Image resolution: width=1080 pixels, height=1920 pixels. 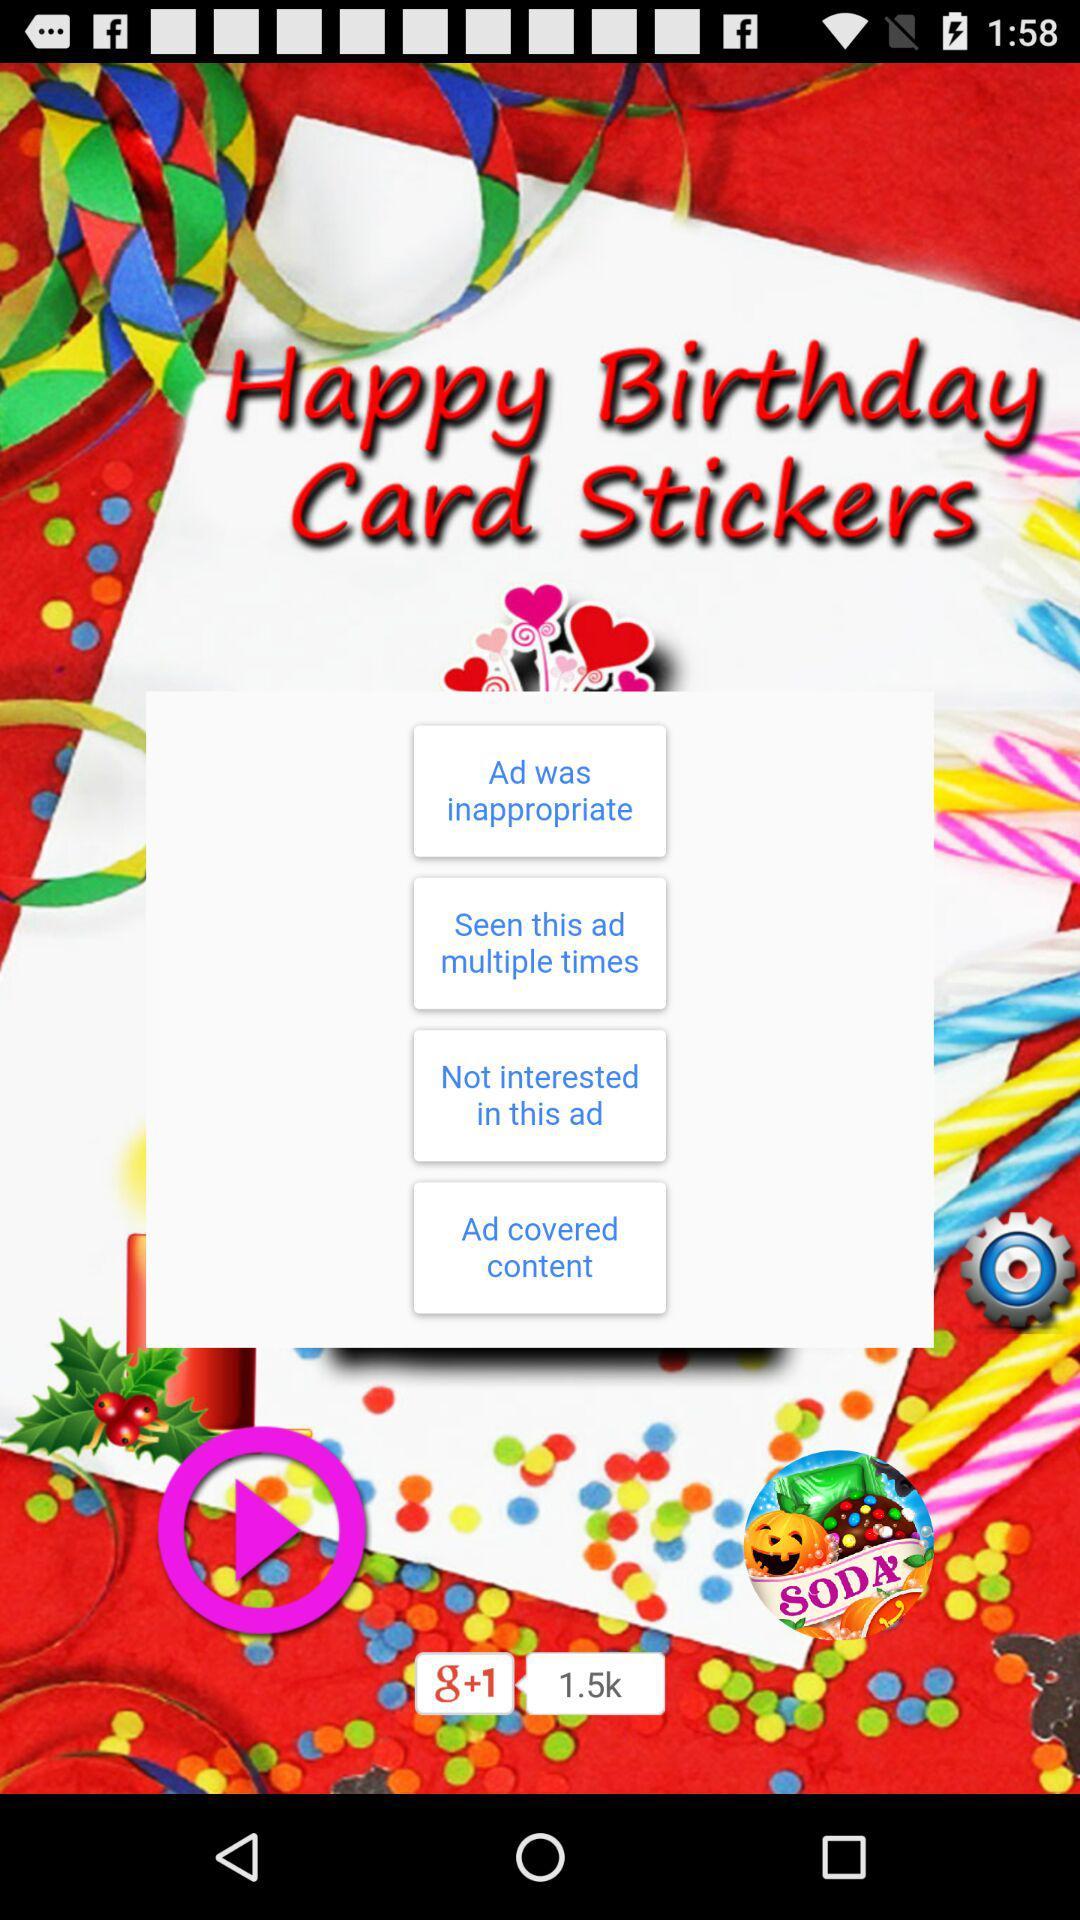 I want to click on open settings, so click(x=1017, y=1270).